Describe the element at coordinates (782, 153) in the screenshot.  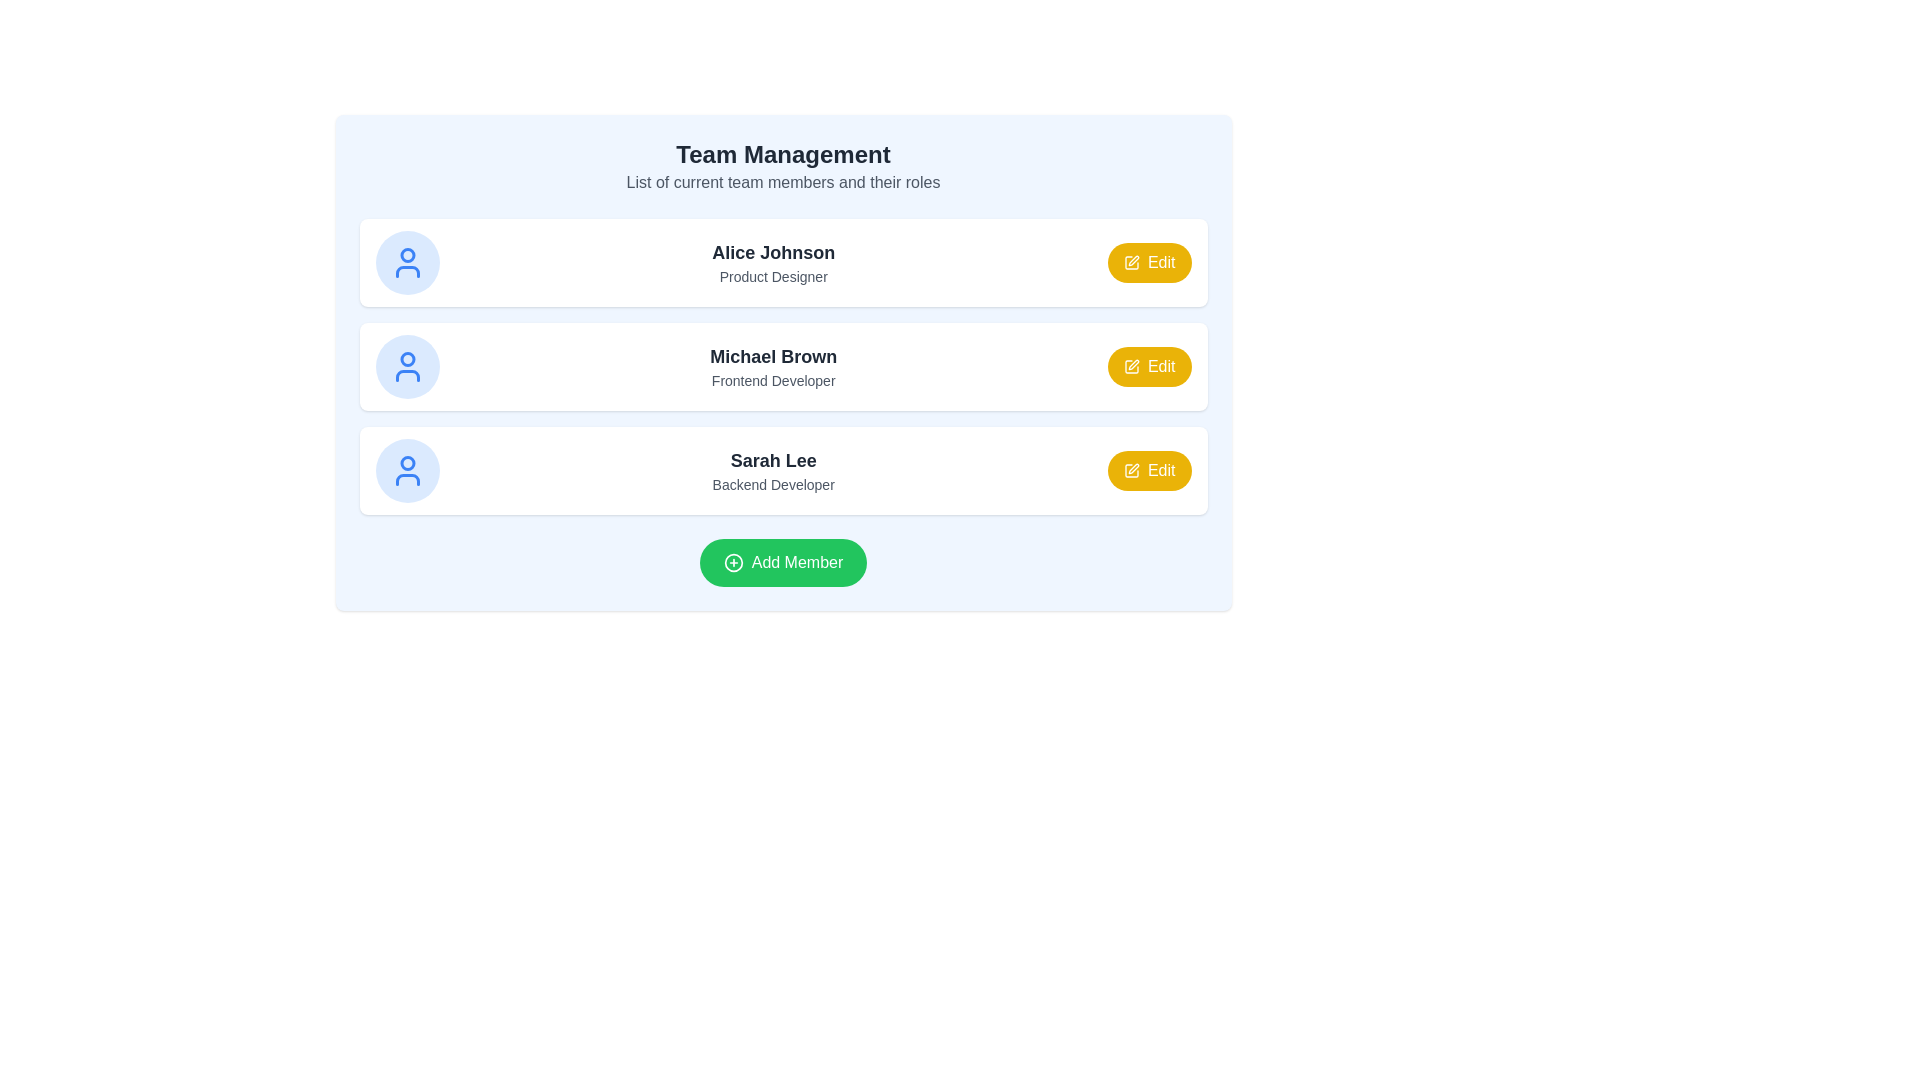
I see `the static text label displaying 'Team Management', which is prominently centered at the top of the section for team members` at that location.